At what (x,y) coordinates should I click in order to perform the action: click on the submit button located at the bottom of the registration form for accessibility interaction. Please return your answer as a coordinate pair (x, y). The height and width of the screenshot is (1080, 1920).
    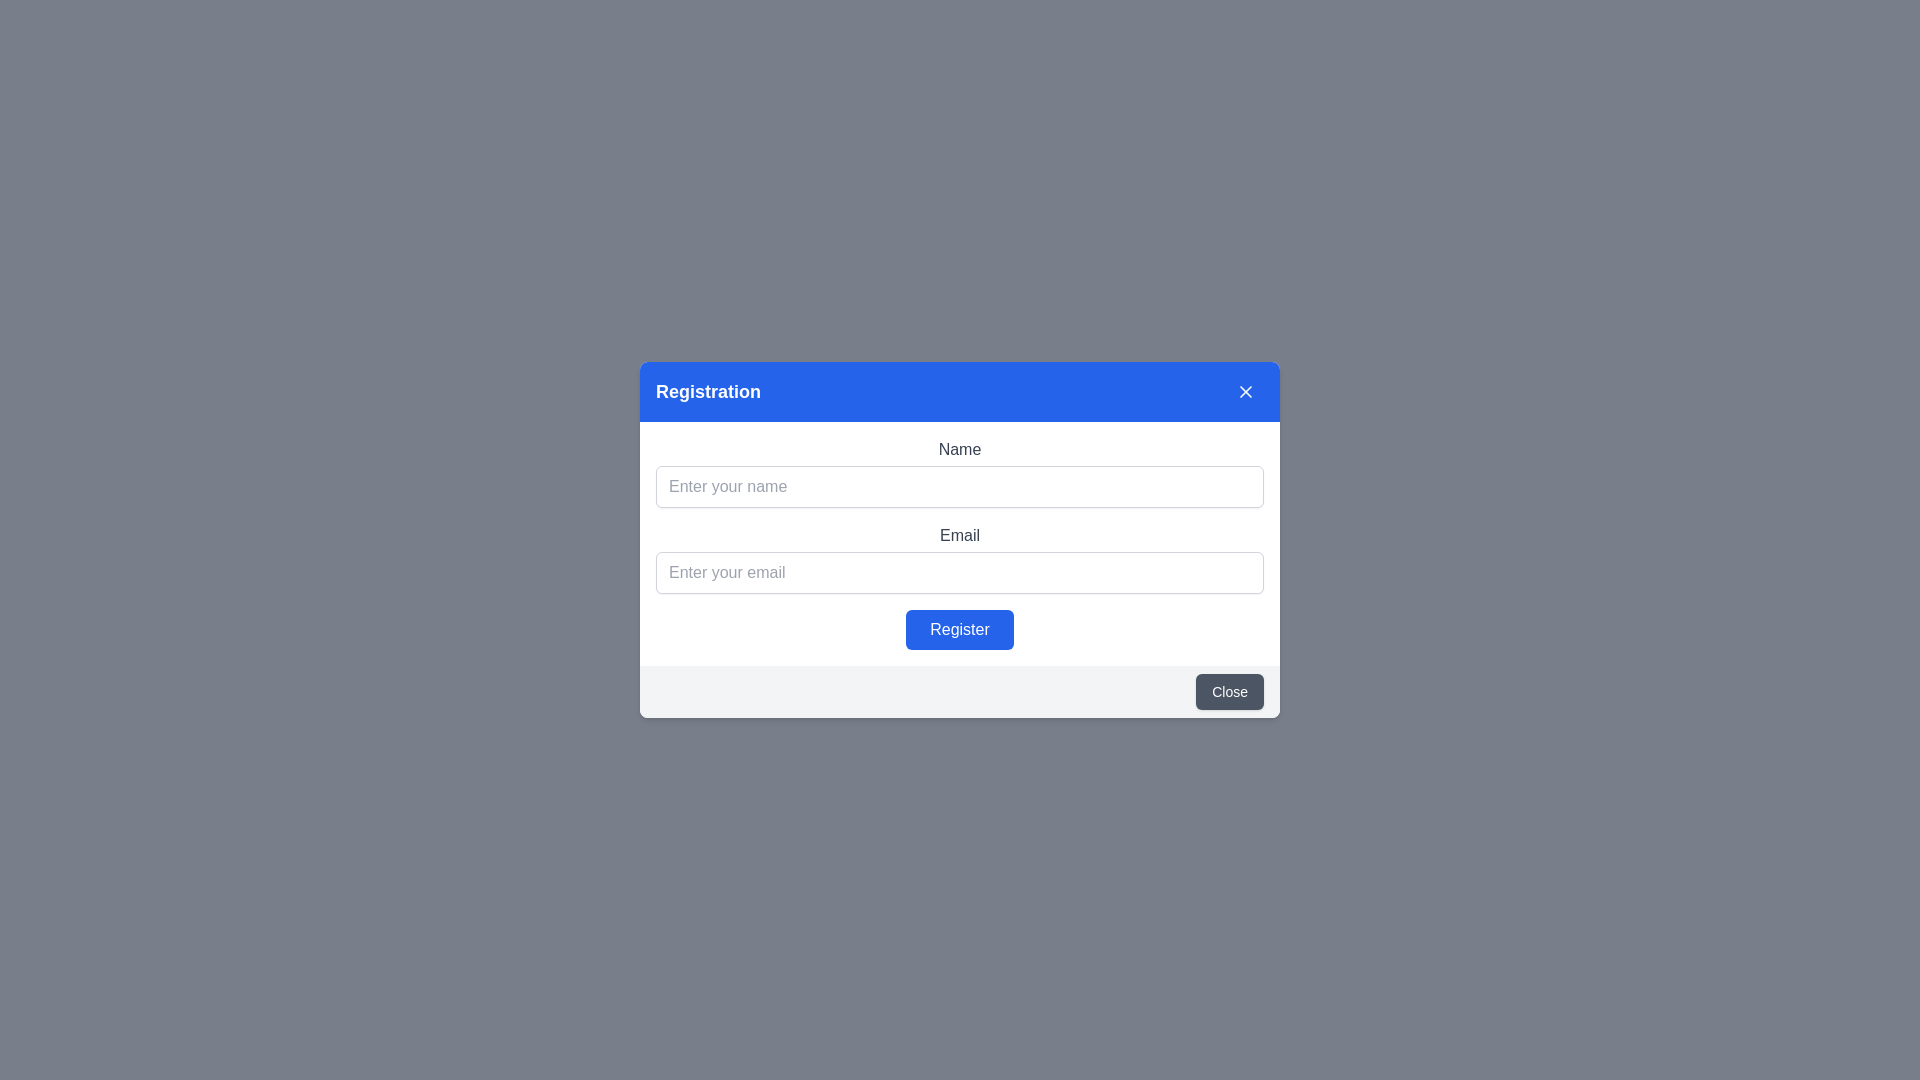
    Looking at the image, I should click on (960, 628).